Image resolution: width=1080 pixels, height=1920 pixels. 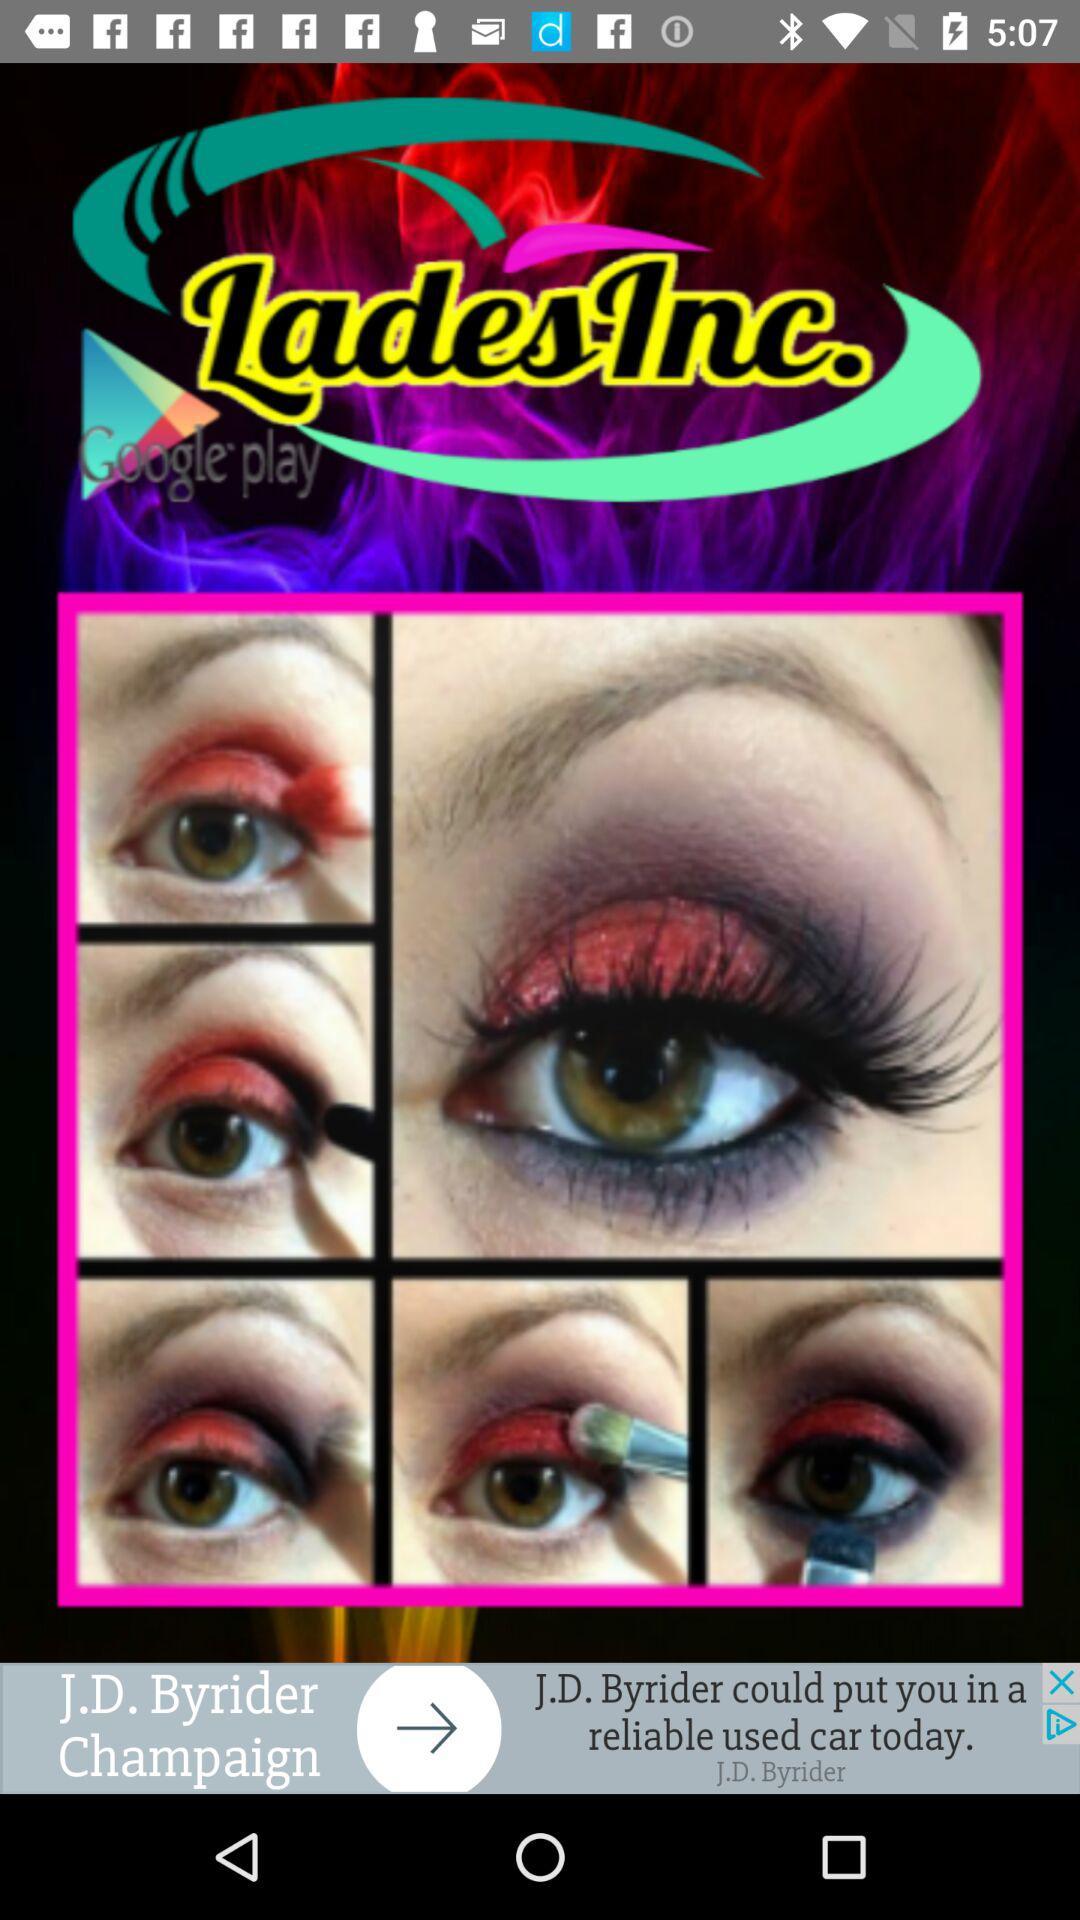 I want to click on home page, so click(x=540, y=298).